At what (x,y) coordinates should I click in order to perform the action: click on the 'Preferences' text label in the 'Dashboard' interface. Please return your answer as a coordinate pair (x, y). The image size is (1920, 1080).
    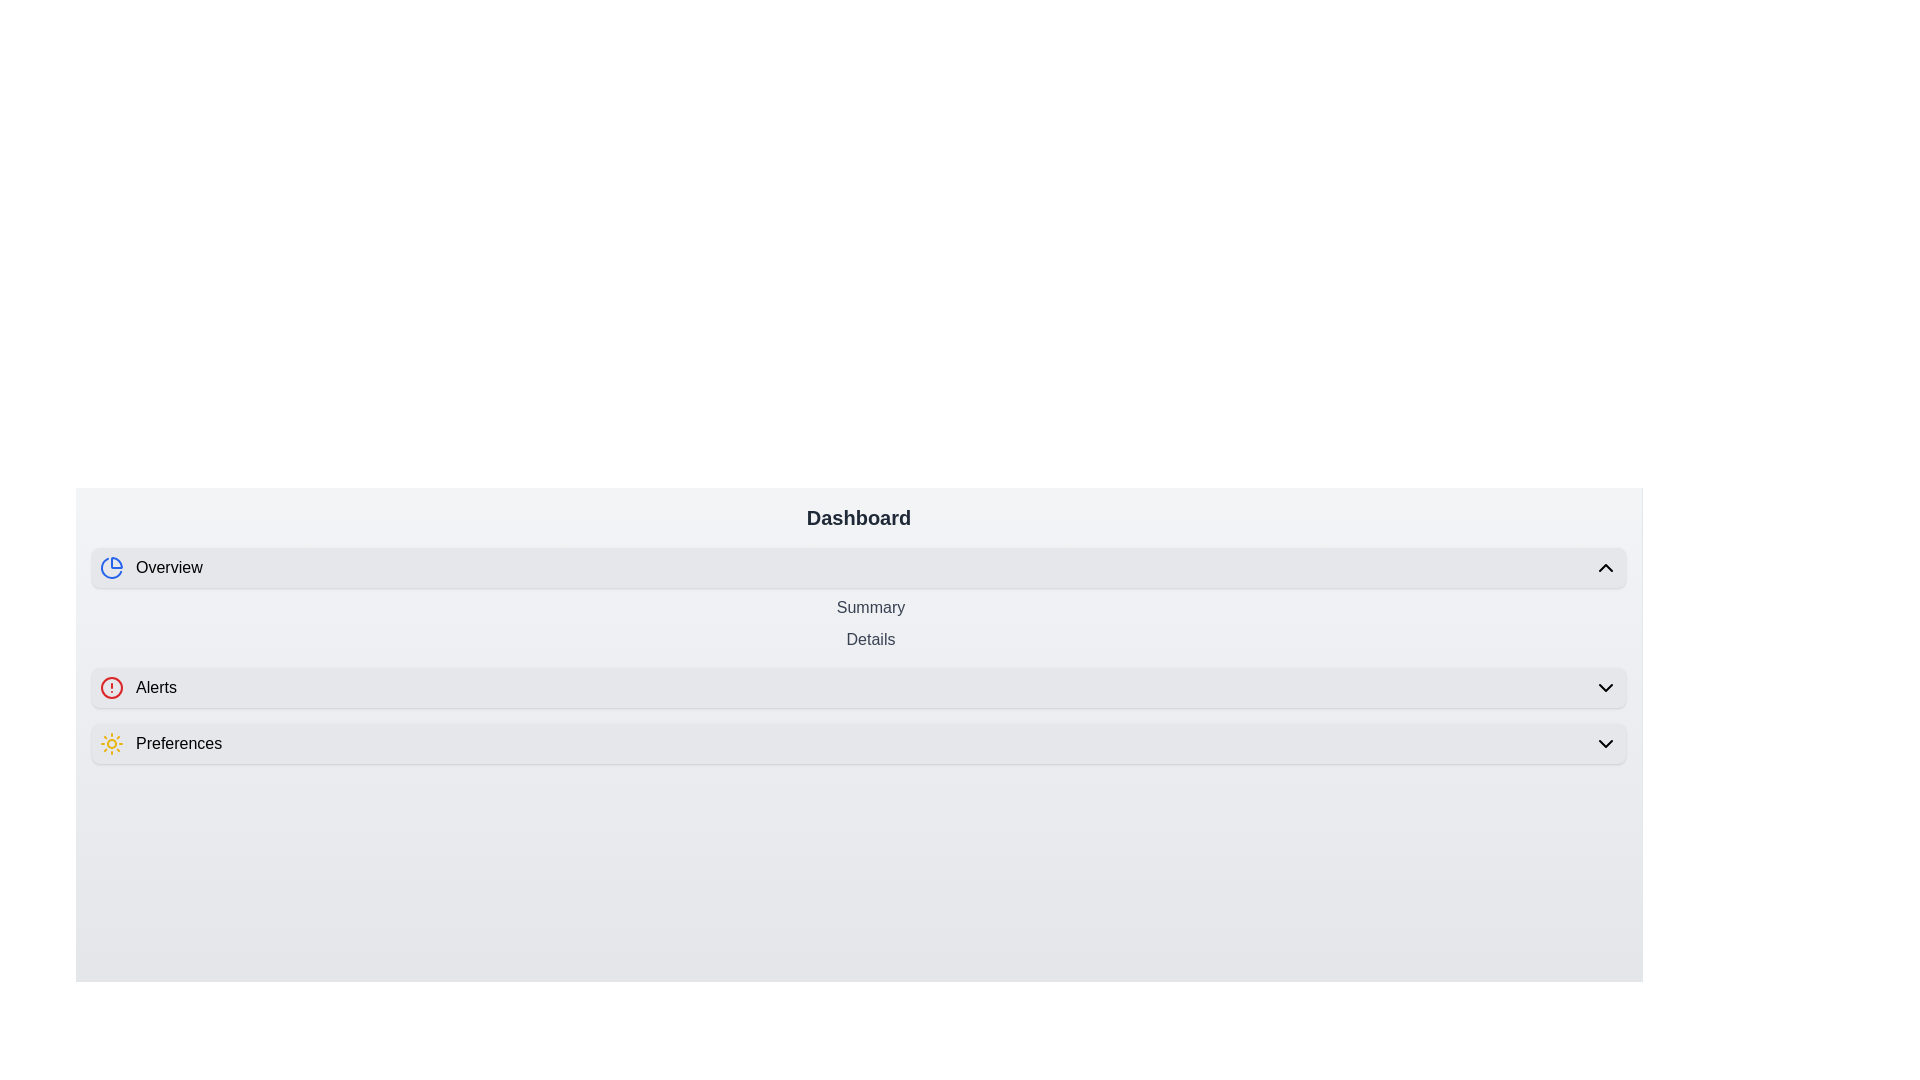
    Looking at the image, I should click on (179, 744).